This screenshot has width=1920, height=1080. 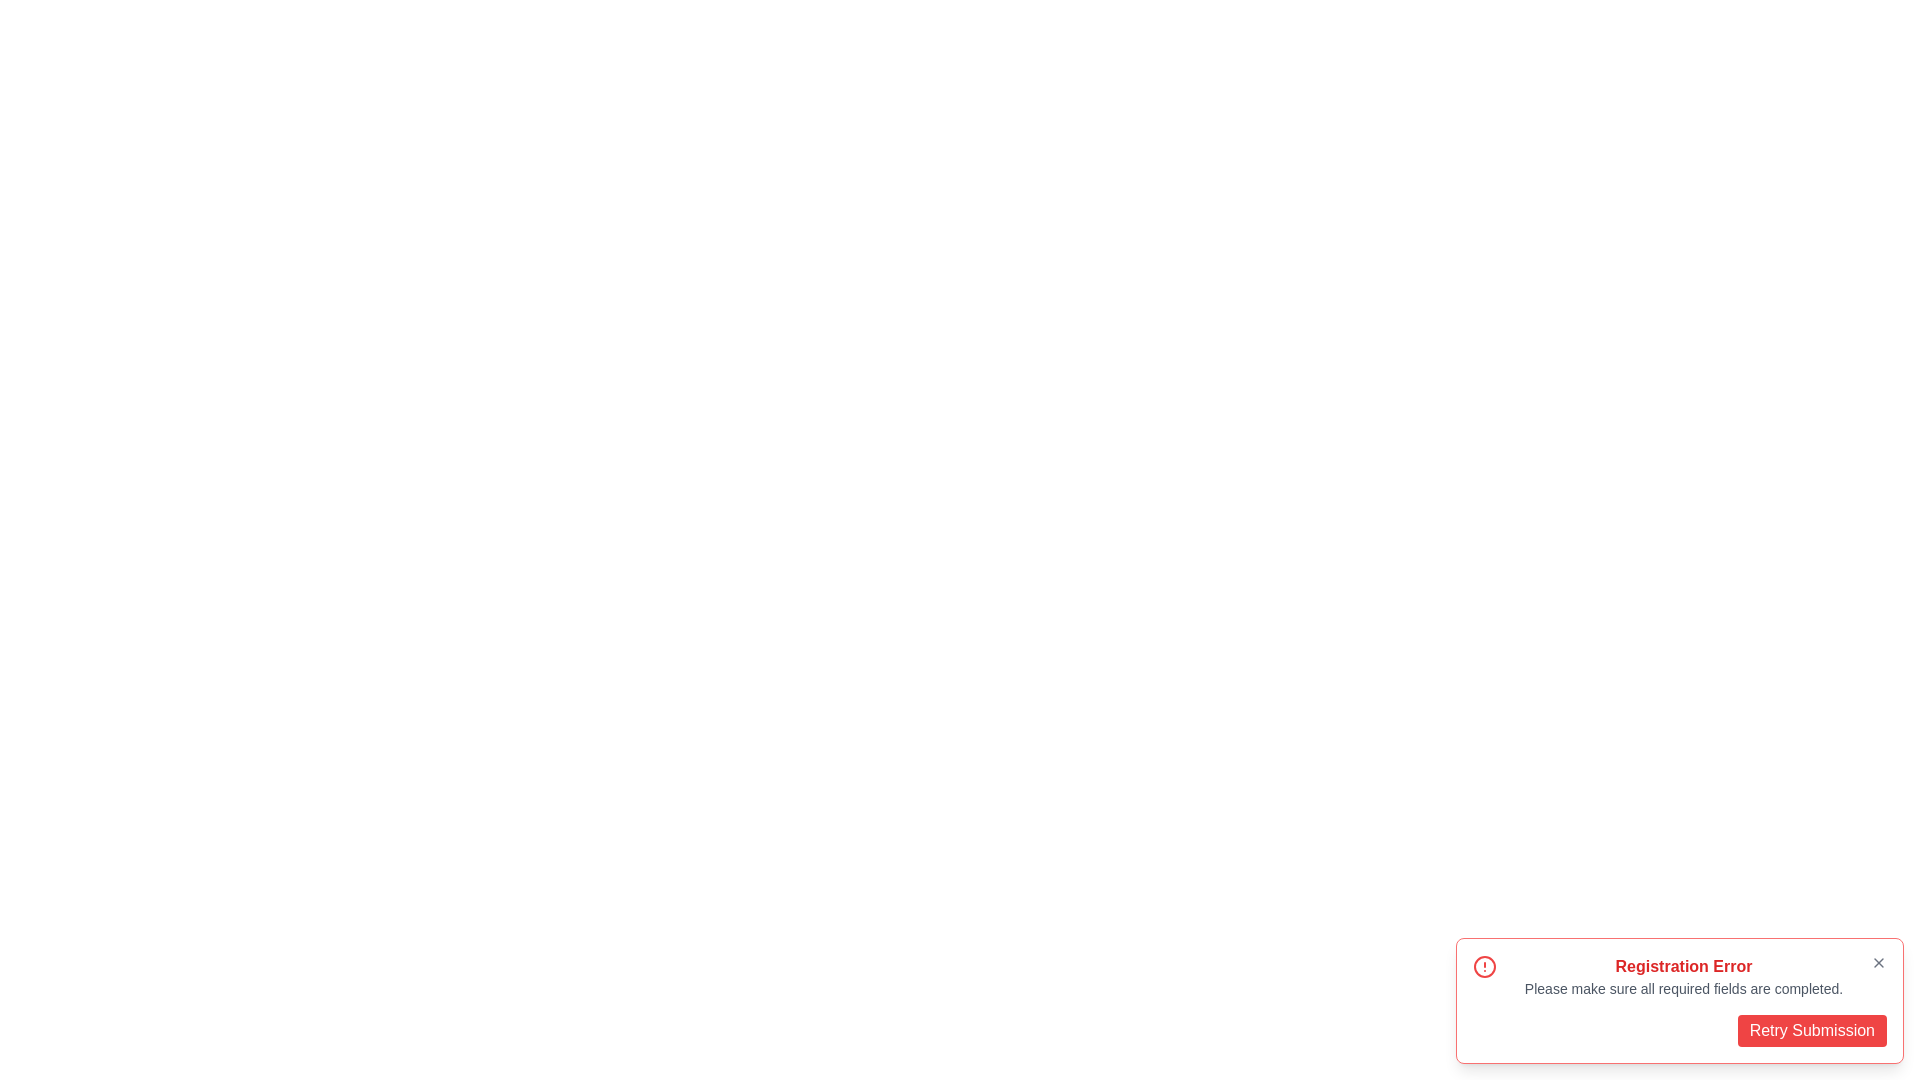 I want to click on the notification panel with a red border and 'Retry Submission' button, so click(x=1680, y=1001).